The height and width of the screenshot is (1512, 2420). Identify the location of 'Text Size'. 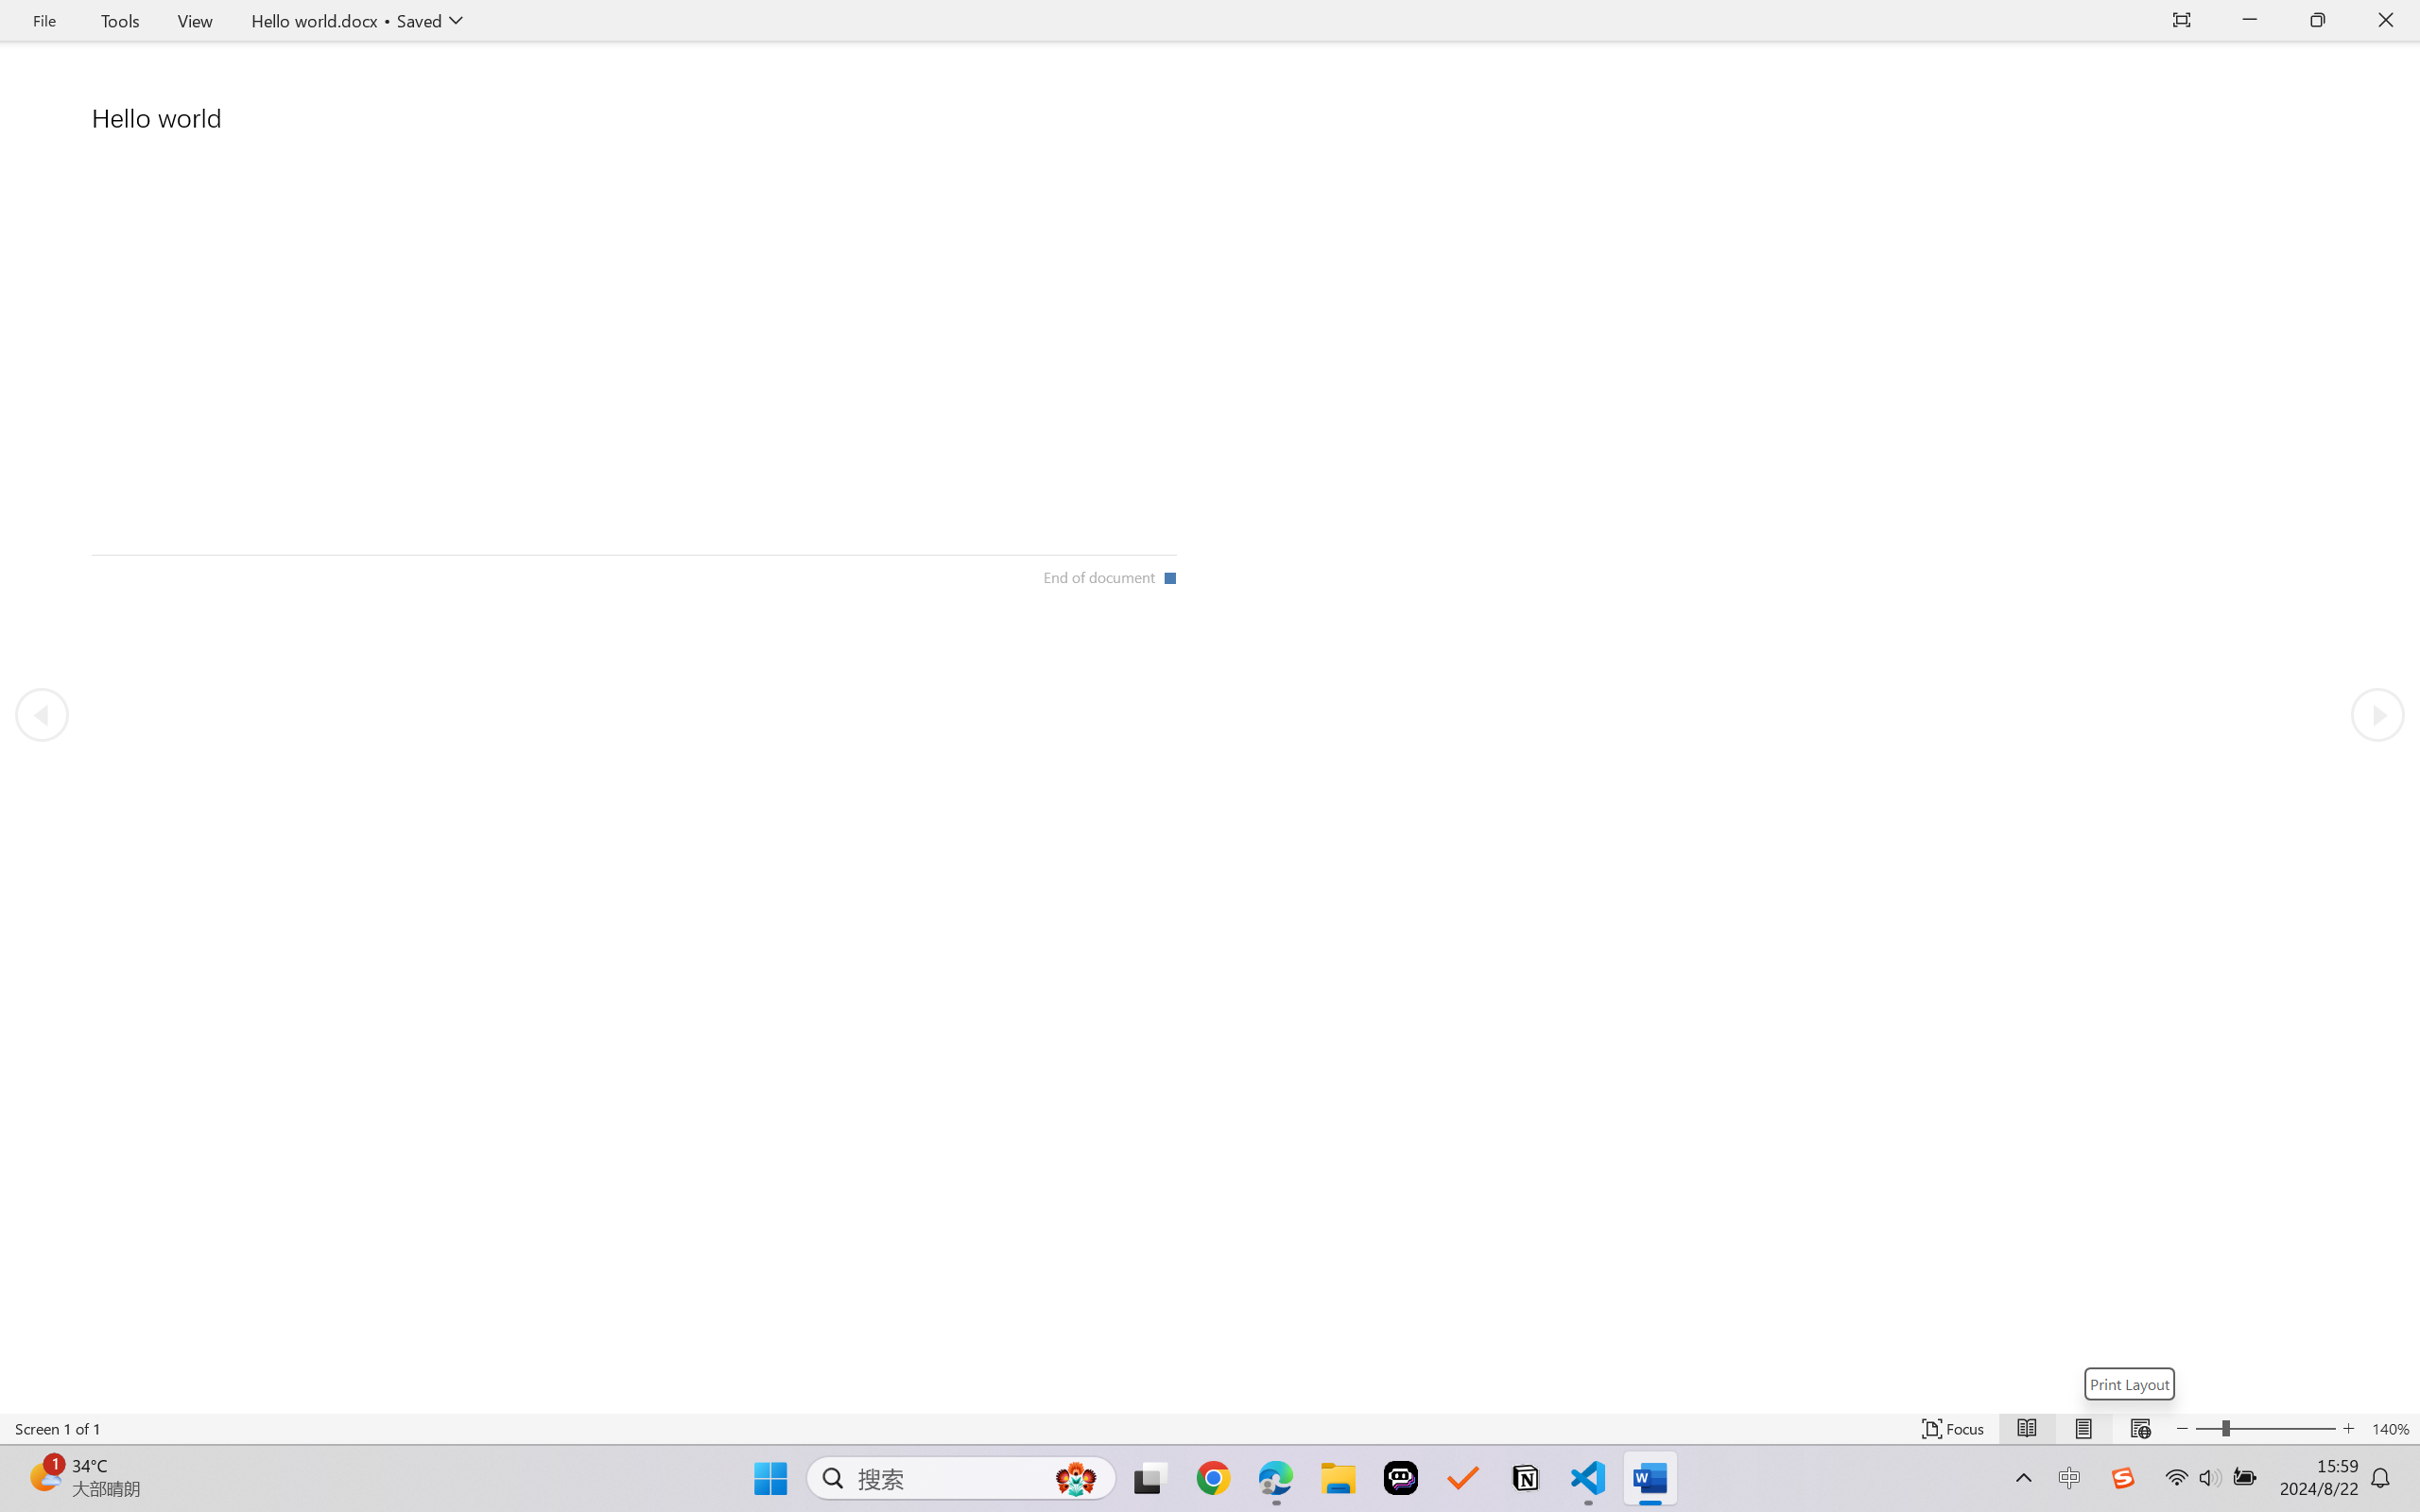
(2266, 1428).